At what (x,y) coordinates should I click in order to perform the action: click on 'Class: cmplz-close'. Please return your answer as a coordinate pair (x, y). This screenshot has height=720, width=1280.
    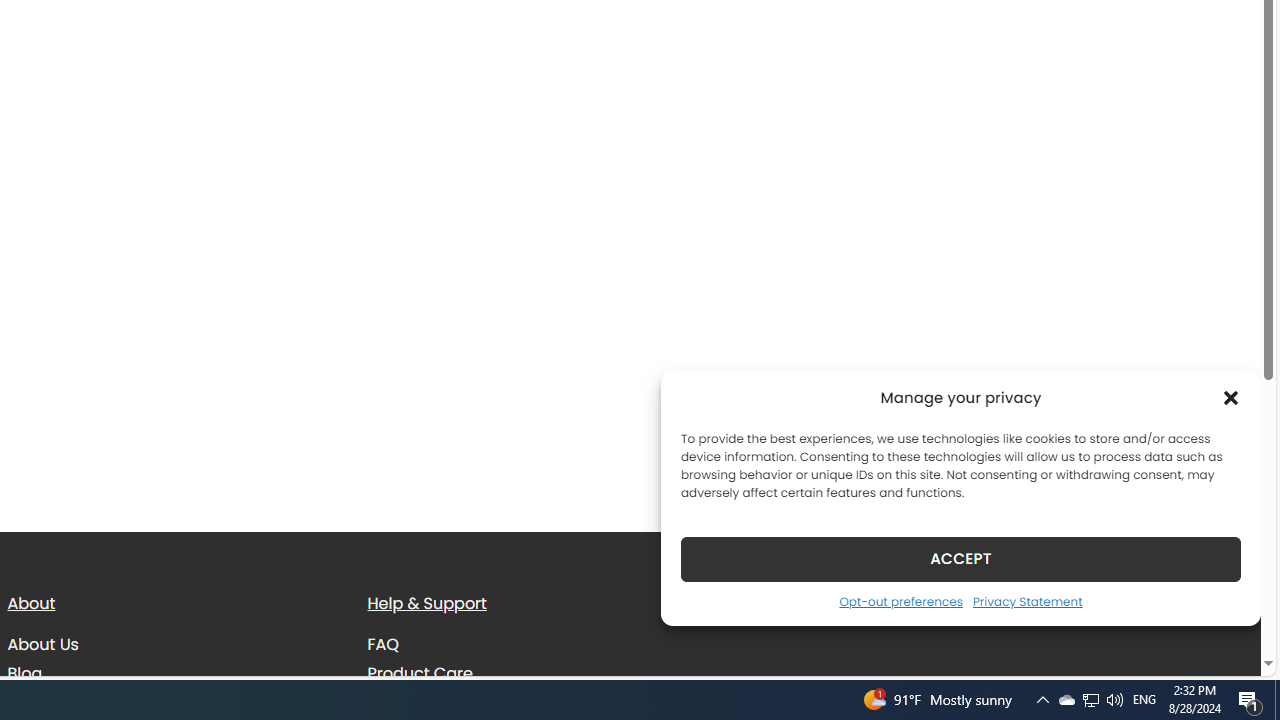
    Looking at the image, I should click on (1230, 397).